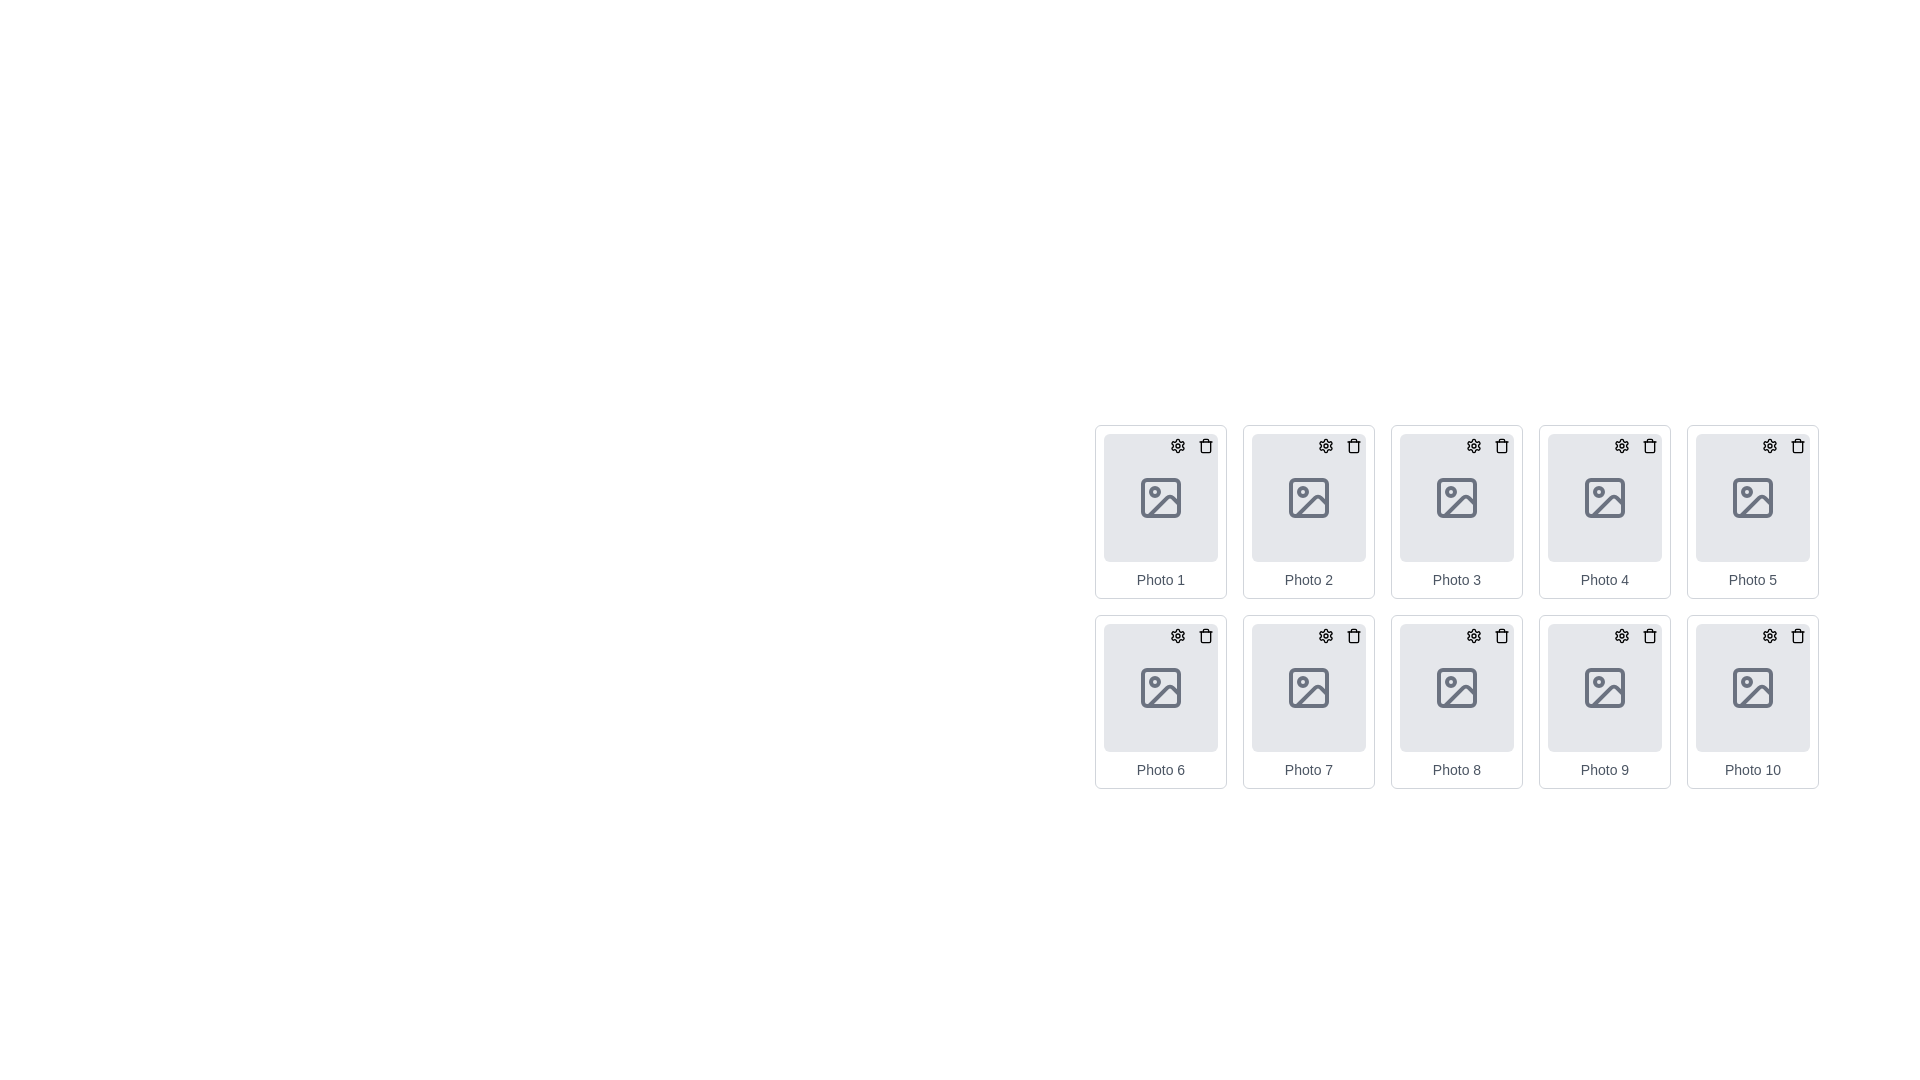 Image resolution: width=1920 pixels, height=1080 pixels. Describe the element at coordinates (1502, 636) in the screenshot. I see `the delete icon located in the top-right corner of the eighth photo tile` at that location.